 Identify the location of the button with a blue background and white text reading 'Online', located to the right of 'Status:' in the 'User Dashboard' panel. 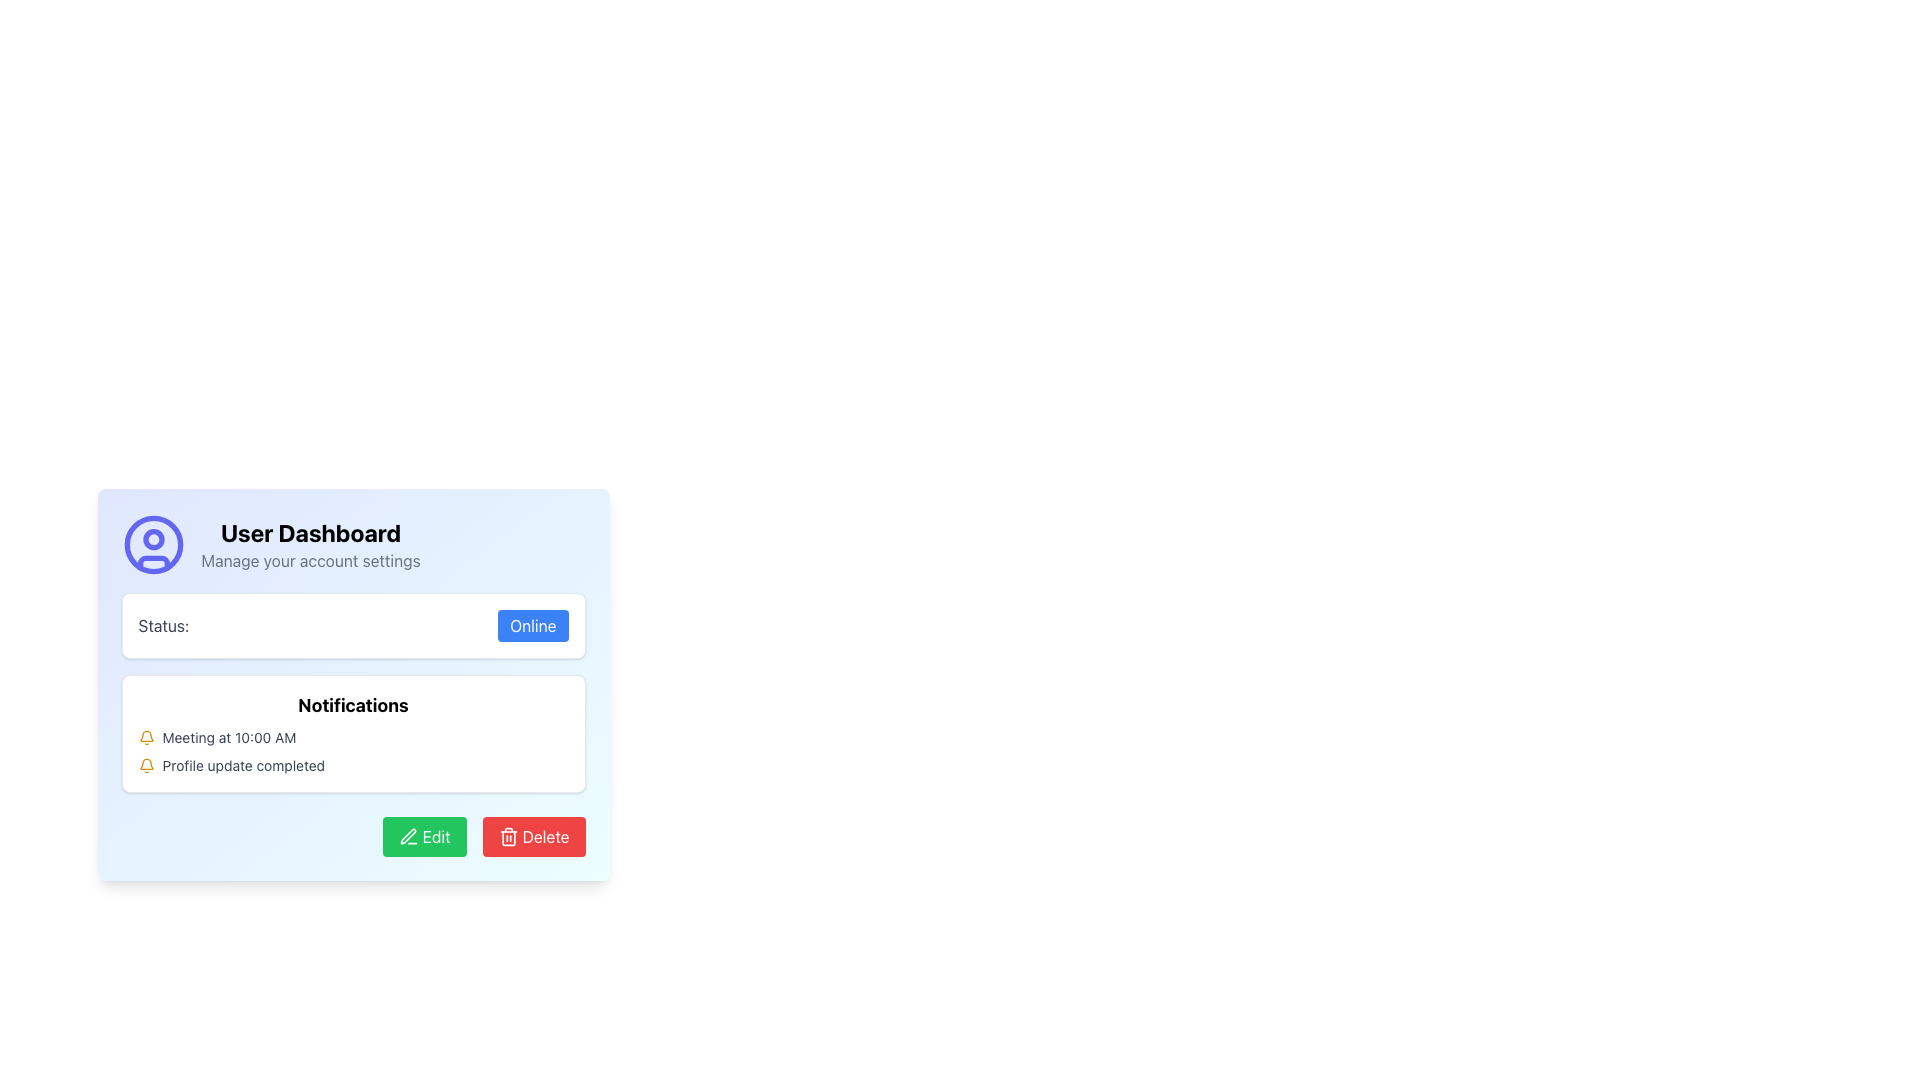
(533, 624).